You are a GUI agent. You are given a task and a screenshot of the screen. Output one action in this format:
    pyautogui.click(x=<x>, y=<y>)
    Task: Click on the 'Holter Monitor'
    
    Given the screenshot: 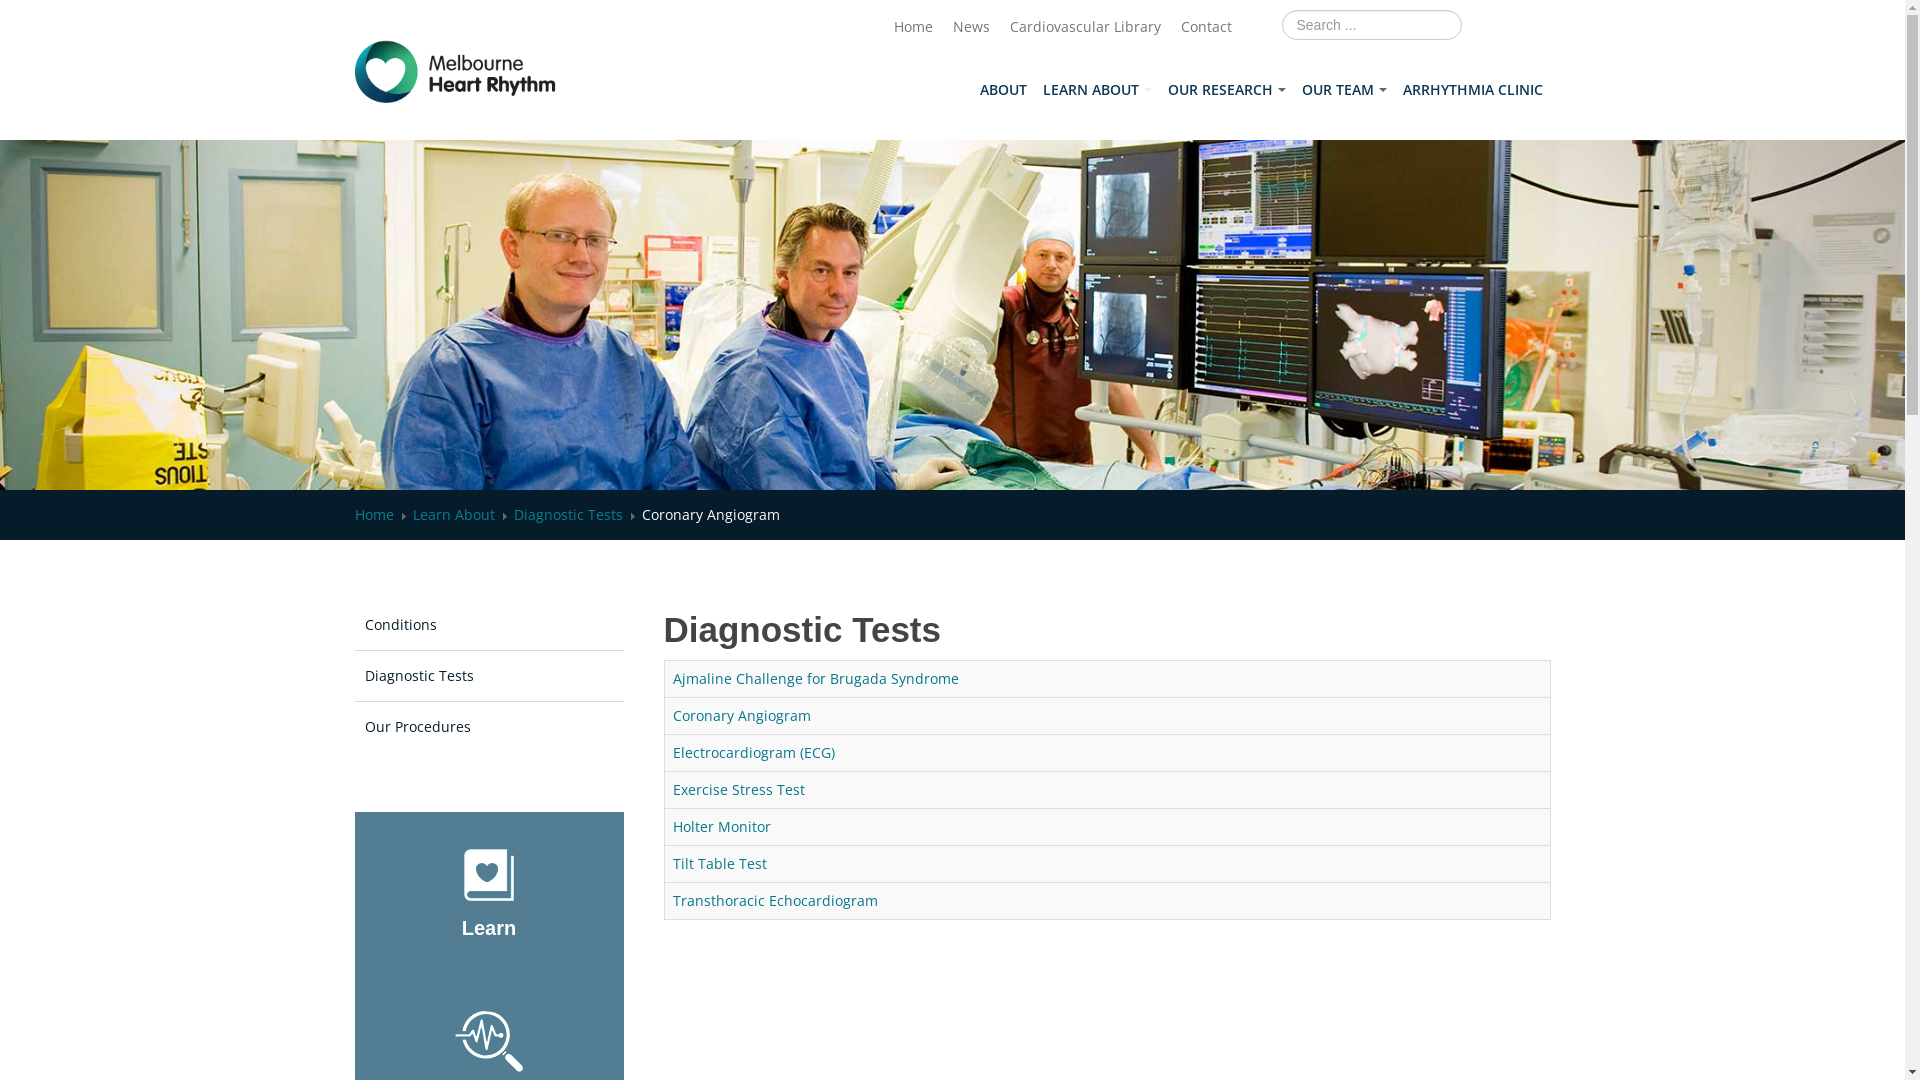 What is the action you would take?
    pyautogui.click(x=720, y=826)
    